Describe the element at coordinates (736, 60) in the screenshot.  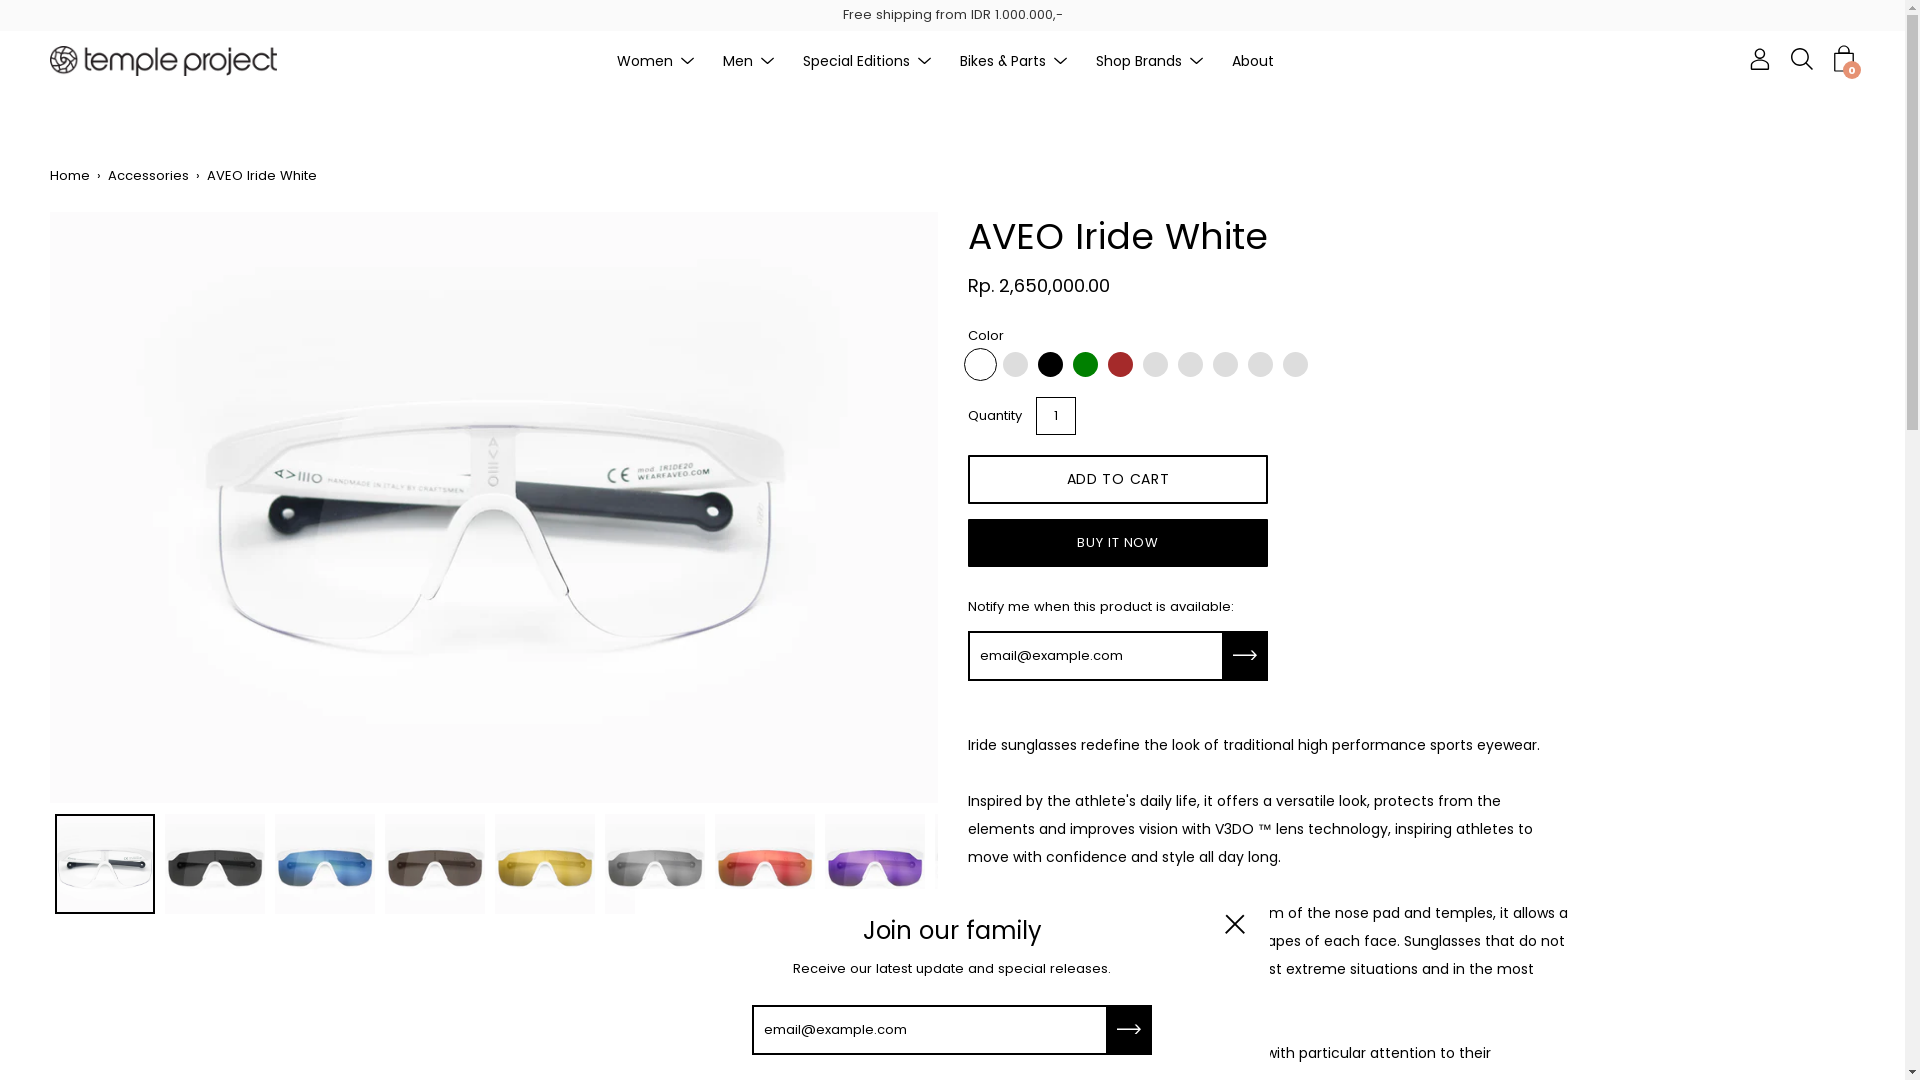
I see `'Men'` at that location.